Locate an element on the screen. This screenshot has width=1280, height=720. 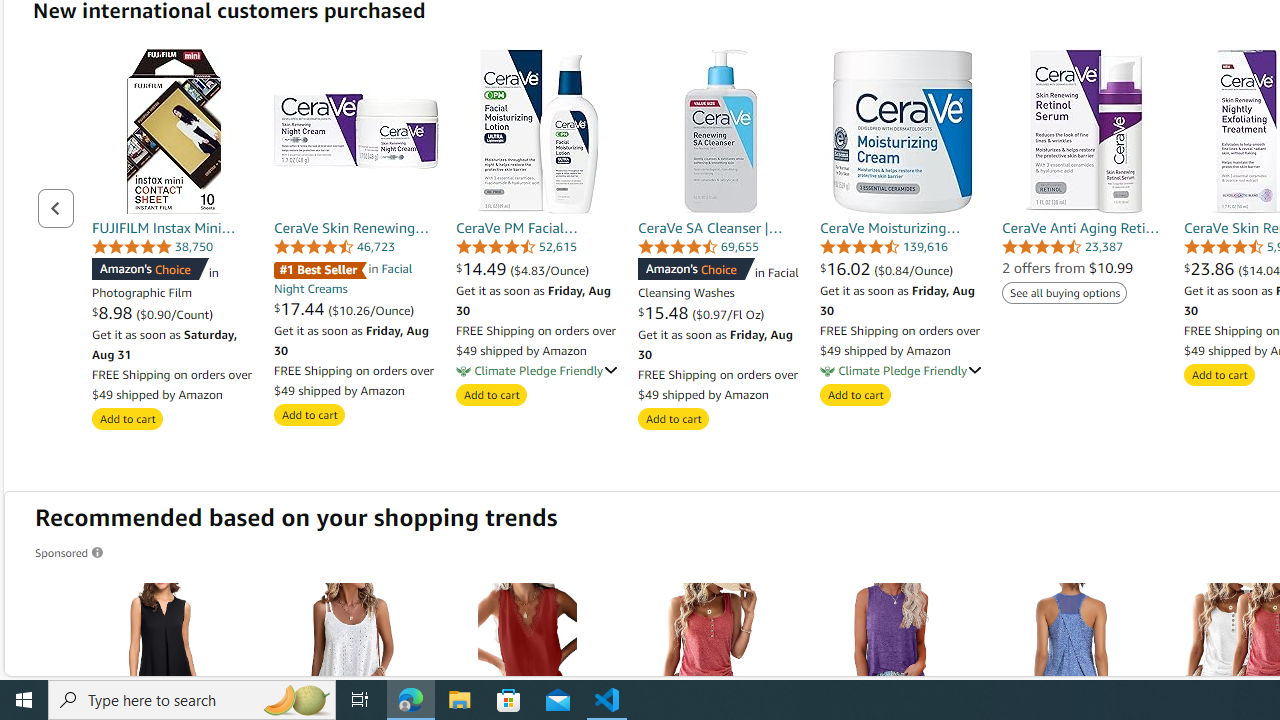
'$15.48 ' is located at coordinates (664, 312).